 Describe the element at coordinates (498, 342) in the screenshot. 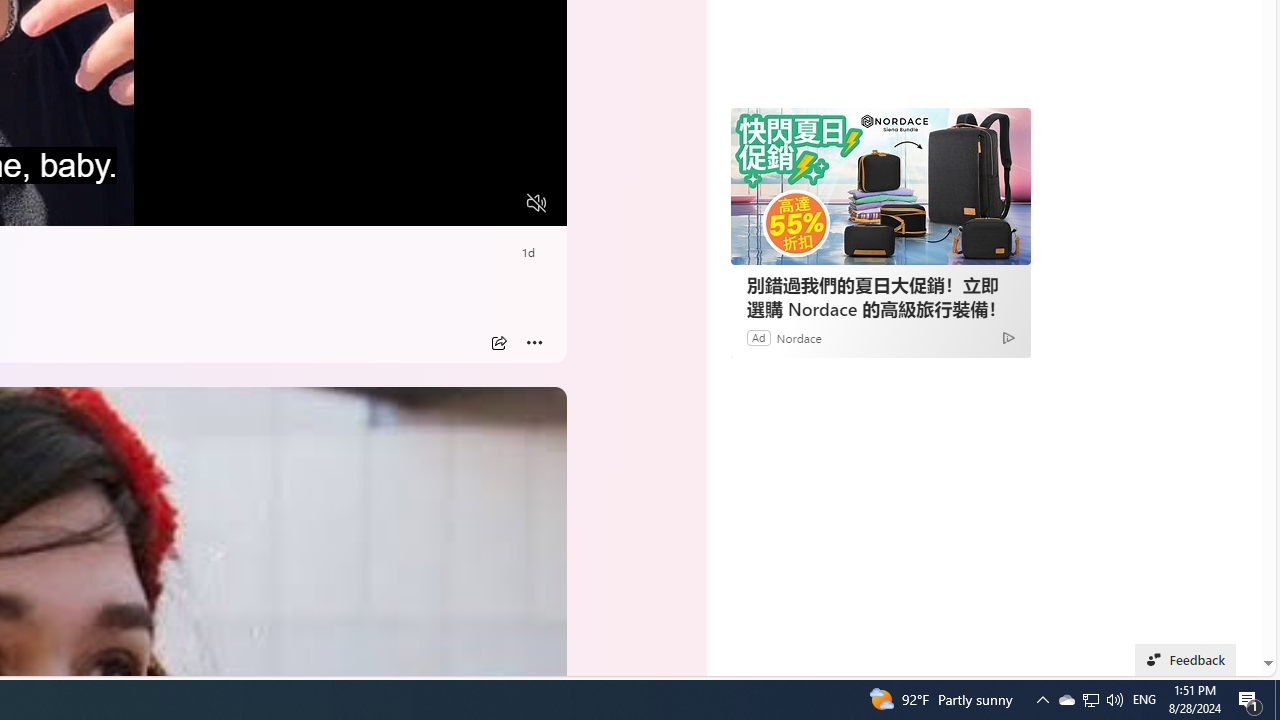

I see `'Share'` at that location.